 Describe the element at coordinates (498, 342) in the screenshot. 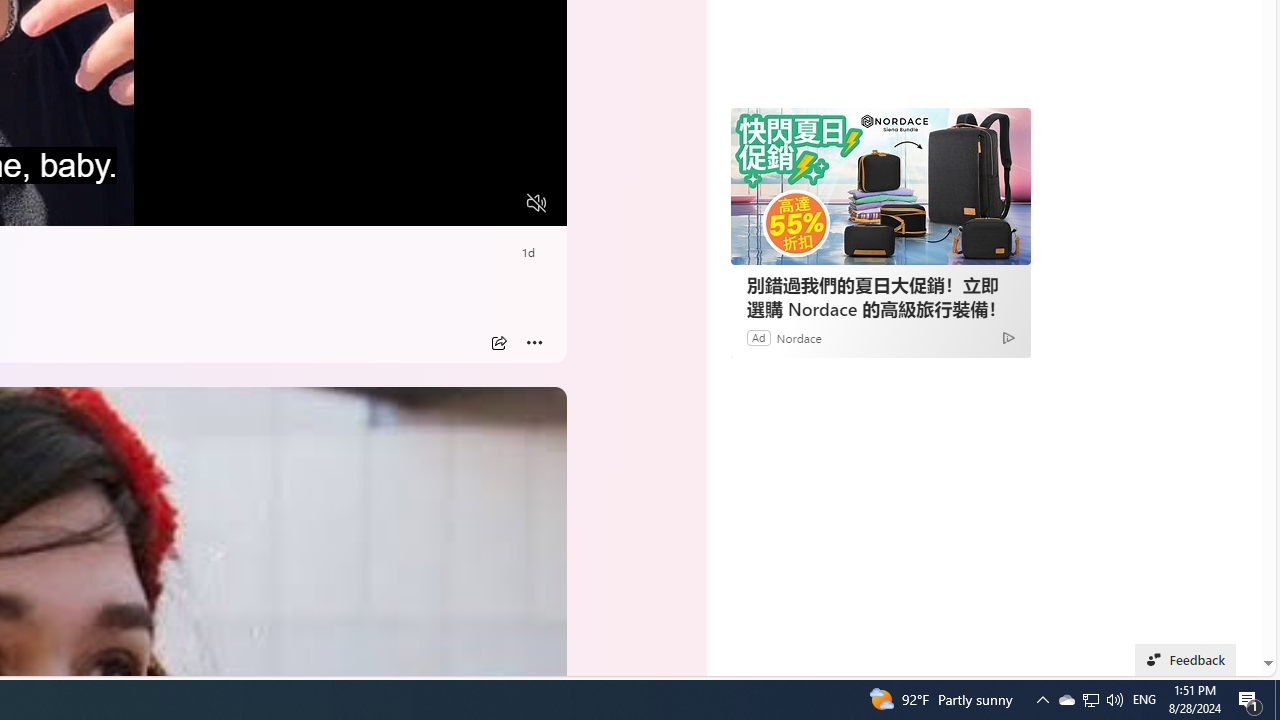

I see `'Share'` at that location.